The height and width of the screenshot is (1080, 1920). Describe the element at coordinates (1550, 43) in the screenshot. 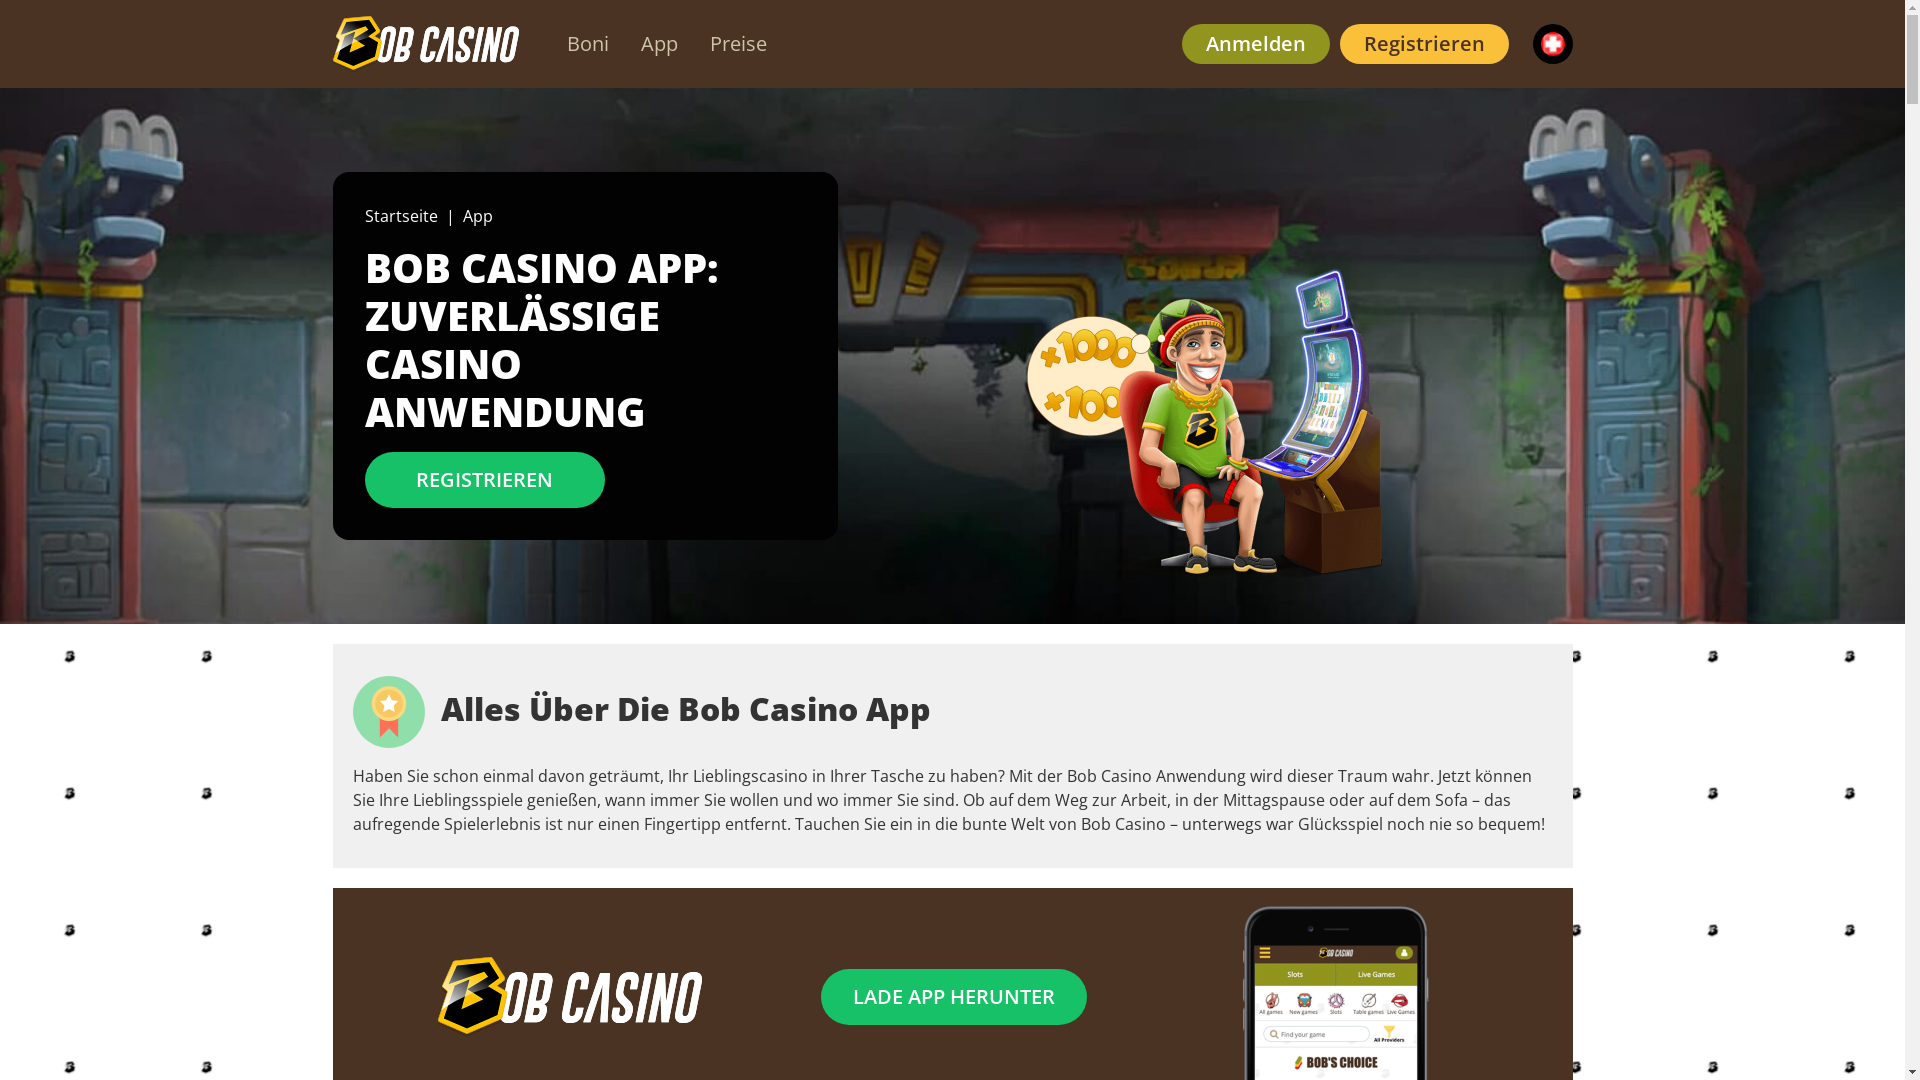

I see `'CH'` at that location.